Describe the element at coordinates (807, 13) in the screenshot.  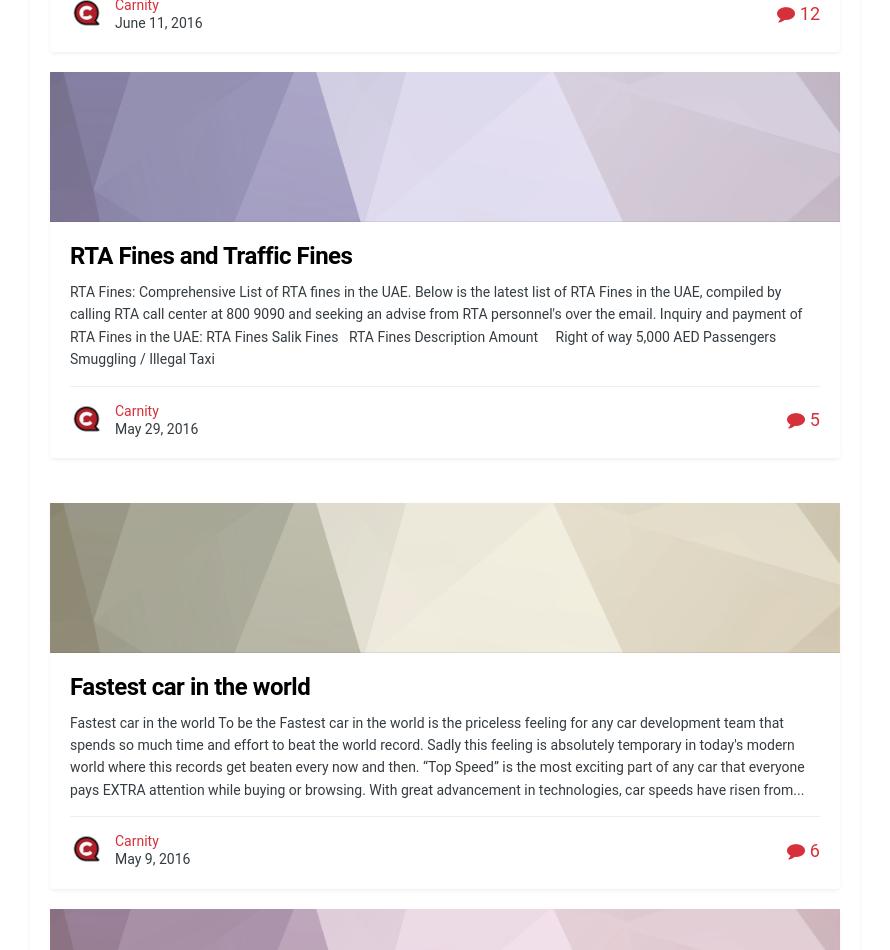
I see `'12'` at that location.